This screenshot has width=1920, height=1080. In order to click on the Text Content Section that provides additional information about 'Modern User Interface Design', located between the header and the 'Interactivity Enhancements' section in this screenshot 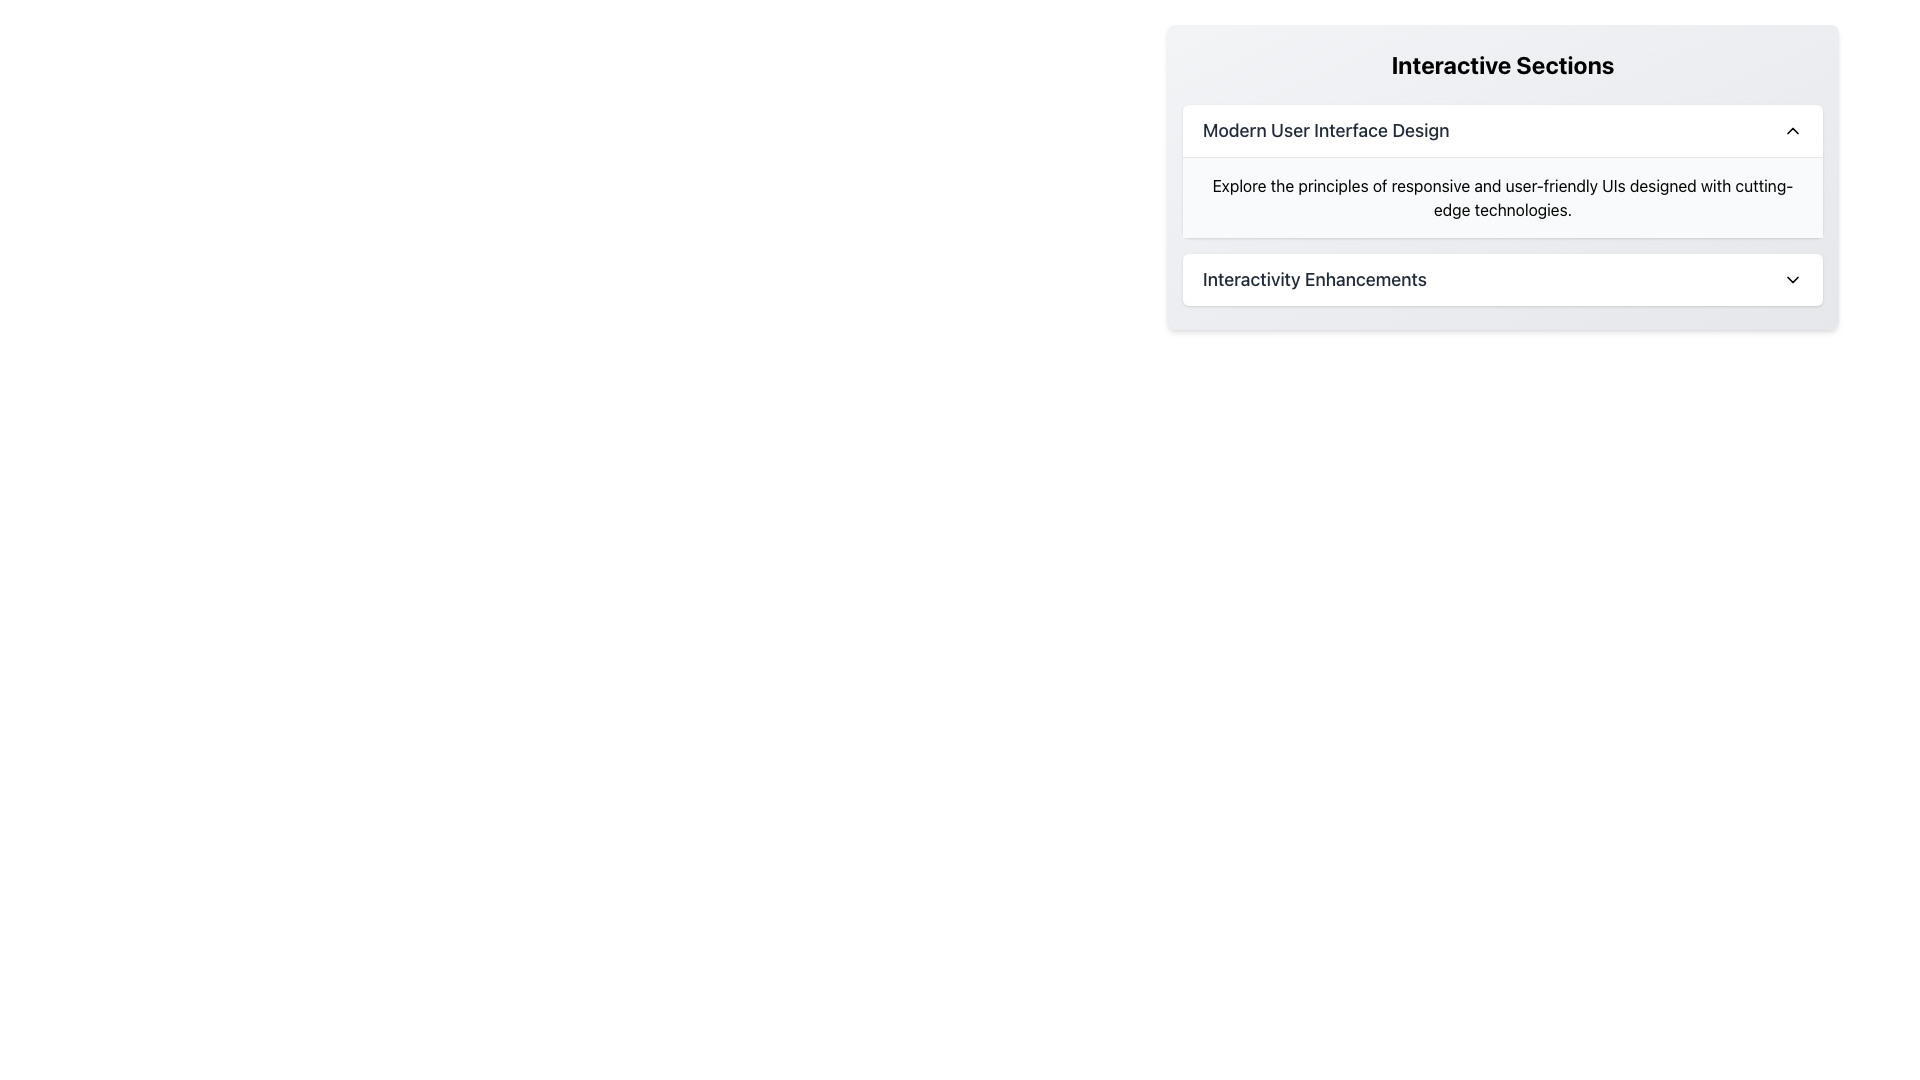, I will do `click(1502, 170)`.